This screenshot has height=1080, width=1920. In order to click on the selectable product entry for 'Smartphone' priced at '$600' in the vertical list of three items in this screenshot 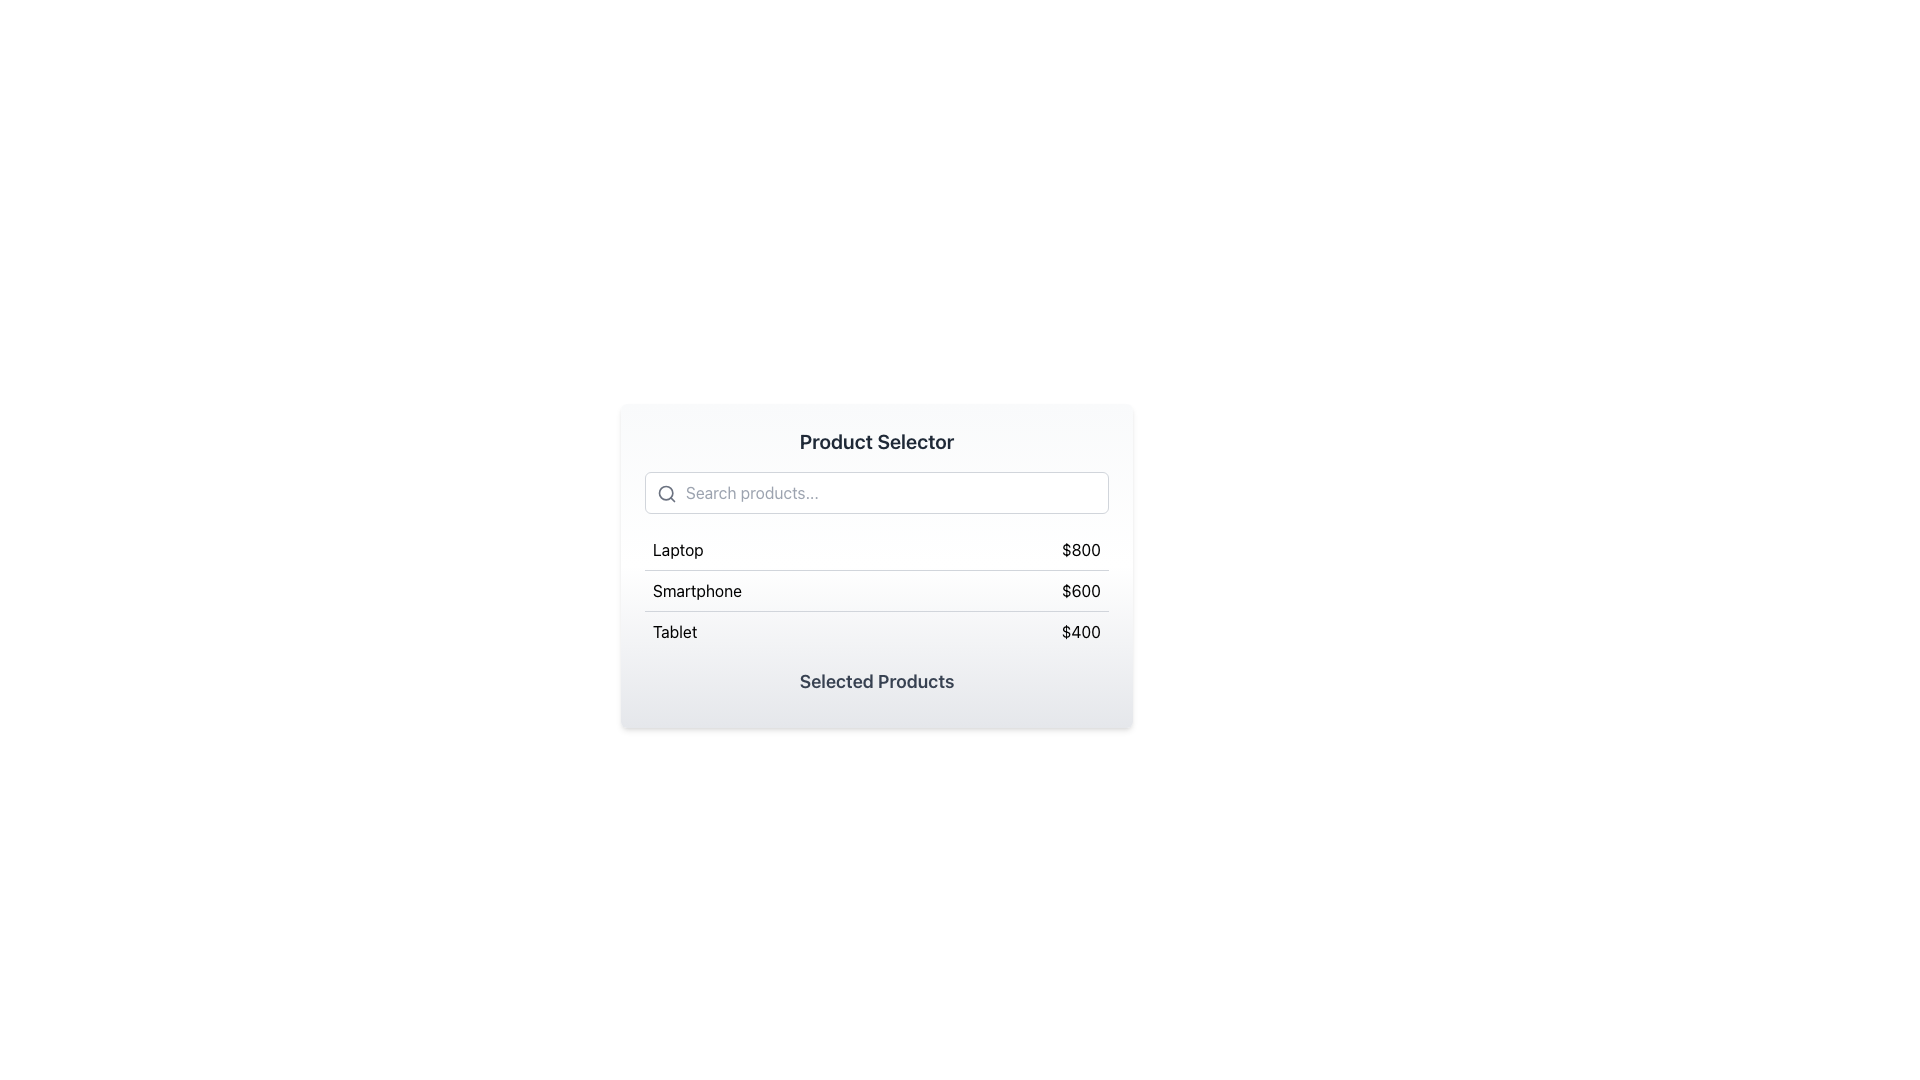, I will do `click(877, 589)`.